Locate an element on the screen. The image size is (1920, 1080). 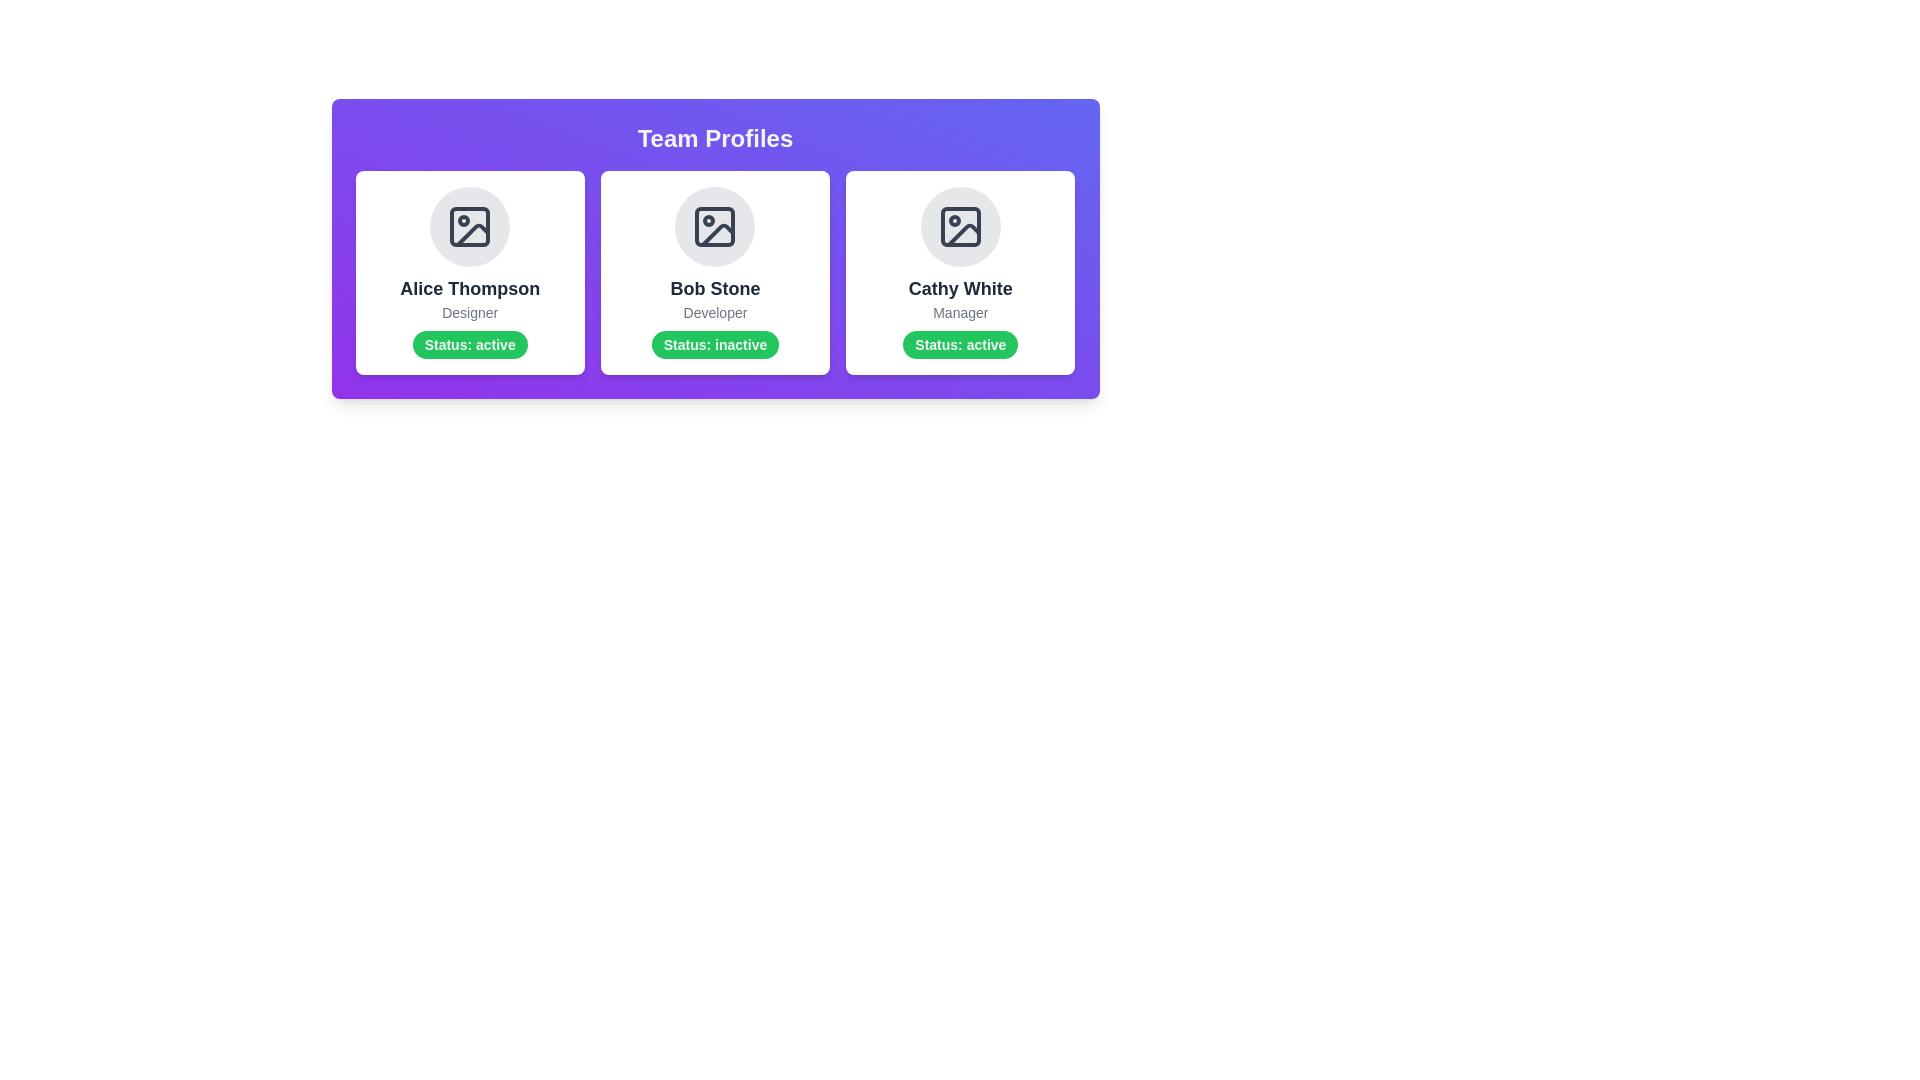
the Static Text Display that shows the name 'Bob Stone', located beneath the avatar image in the center profile card of the 'Team Profiles' section is located at coordinates (715, 289).